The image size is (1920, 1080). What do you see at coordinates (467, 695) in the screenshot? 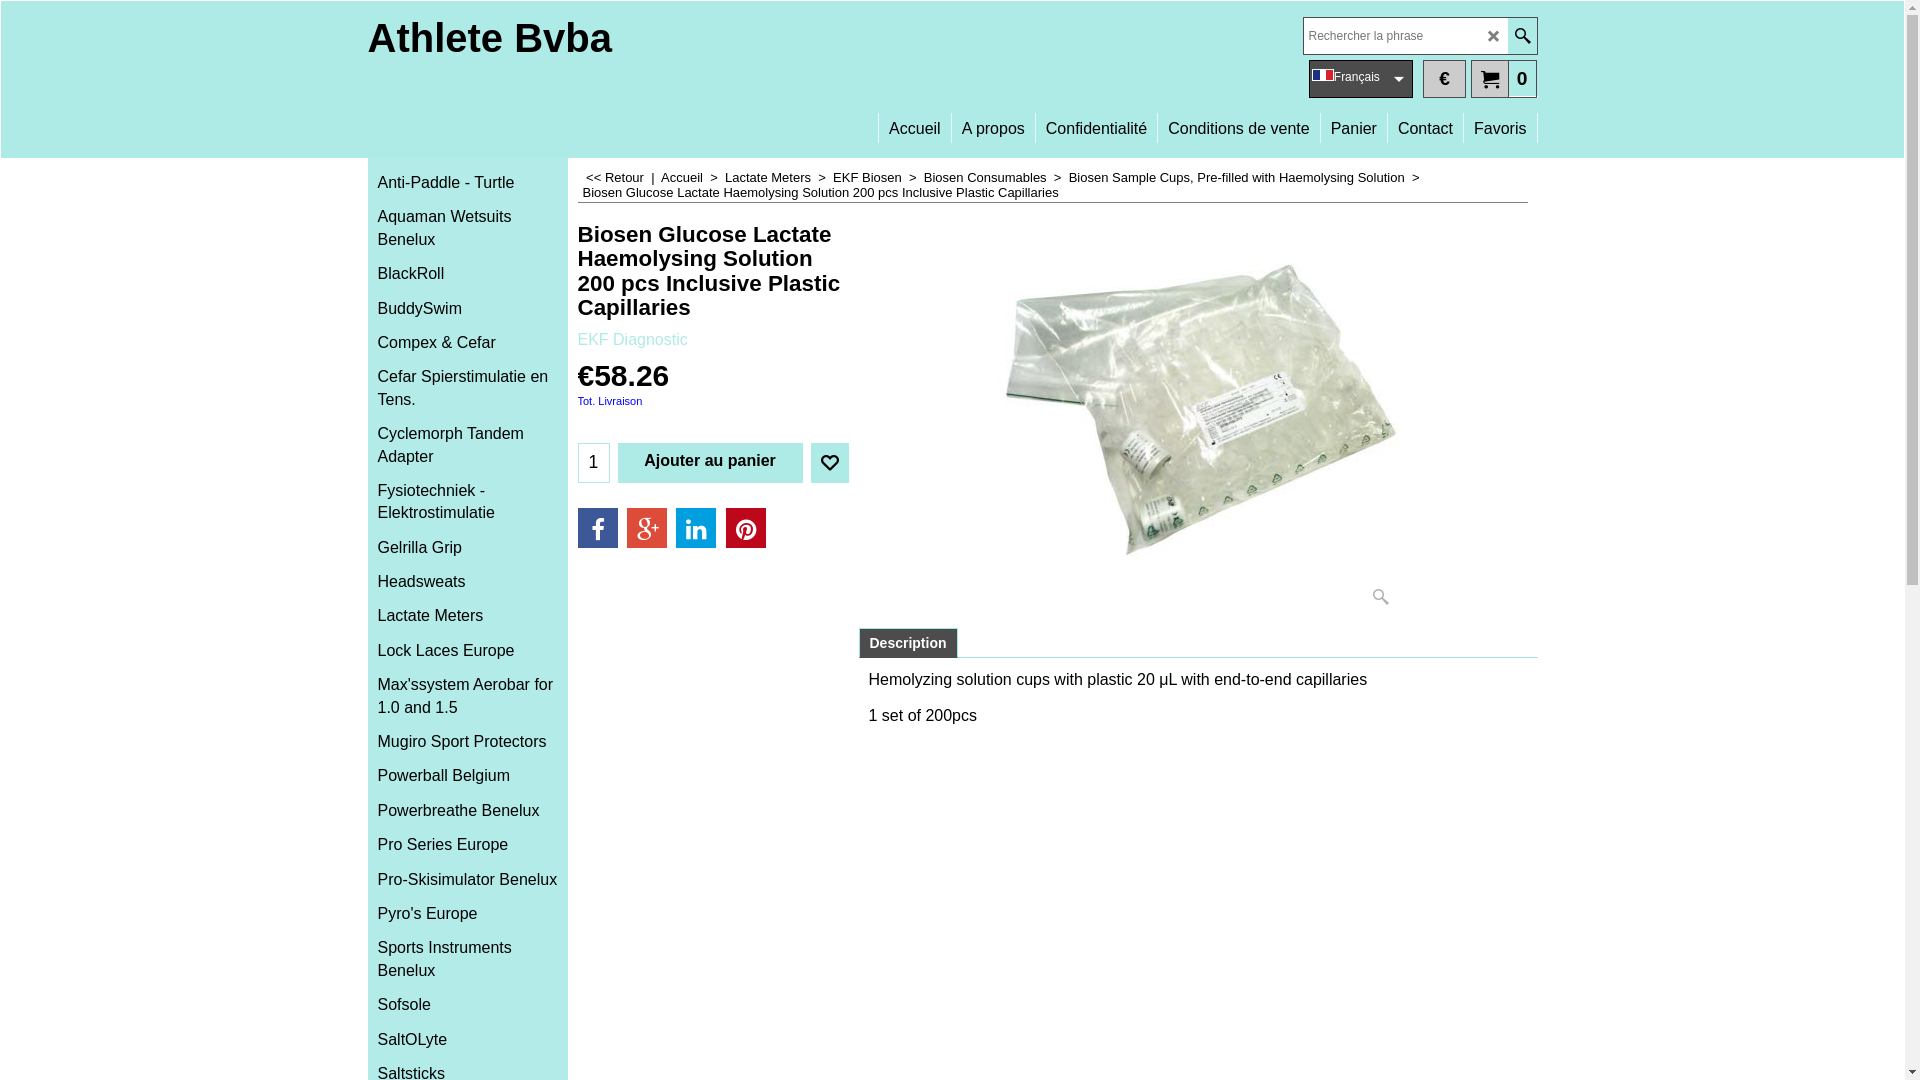
I see `'Max'ssystem Aerobar for 1.0 and 1.5'` at bounding box center [467, 695].